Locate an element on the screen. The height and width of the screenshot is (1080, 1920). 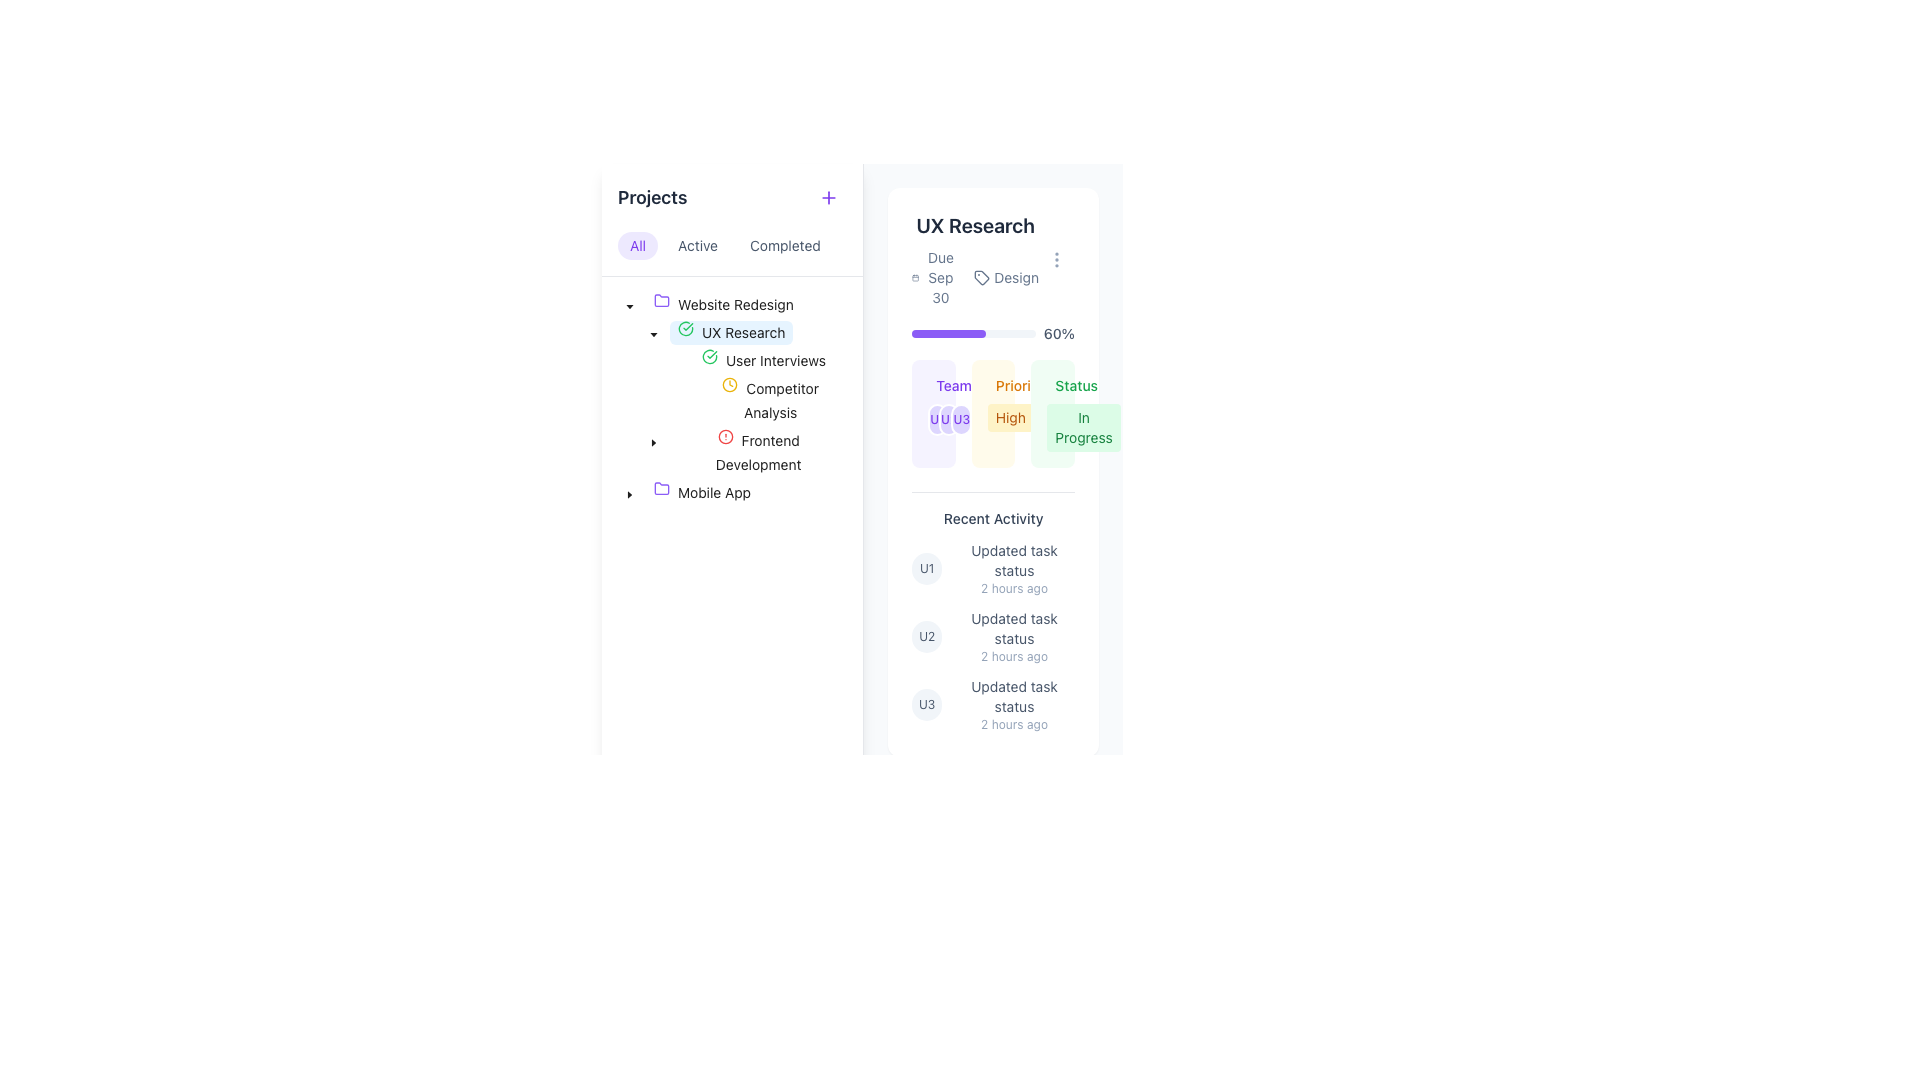
small circular yellow clock icon located in the sidebar navigation under the 'Projects' section, next to the text 'UX Research', for additional details if interactive is located at coordinates (729, 385).